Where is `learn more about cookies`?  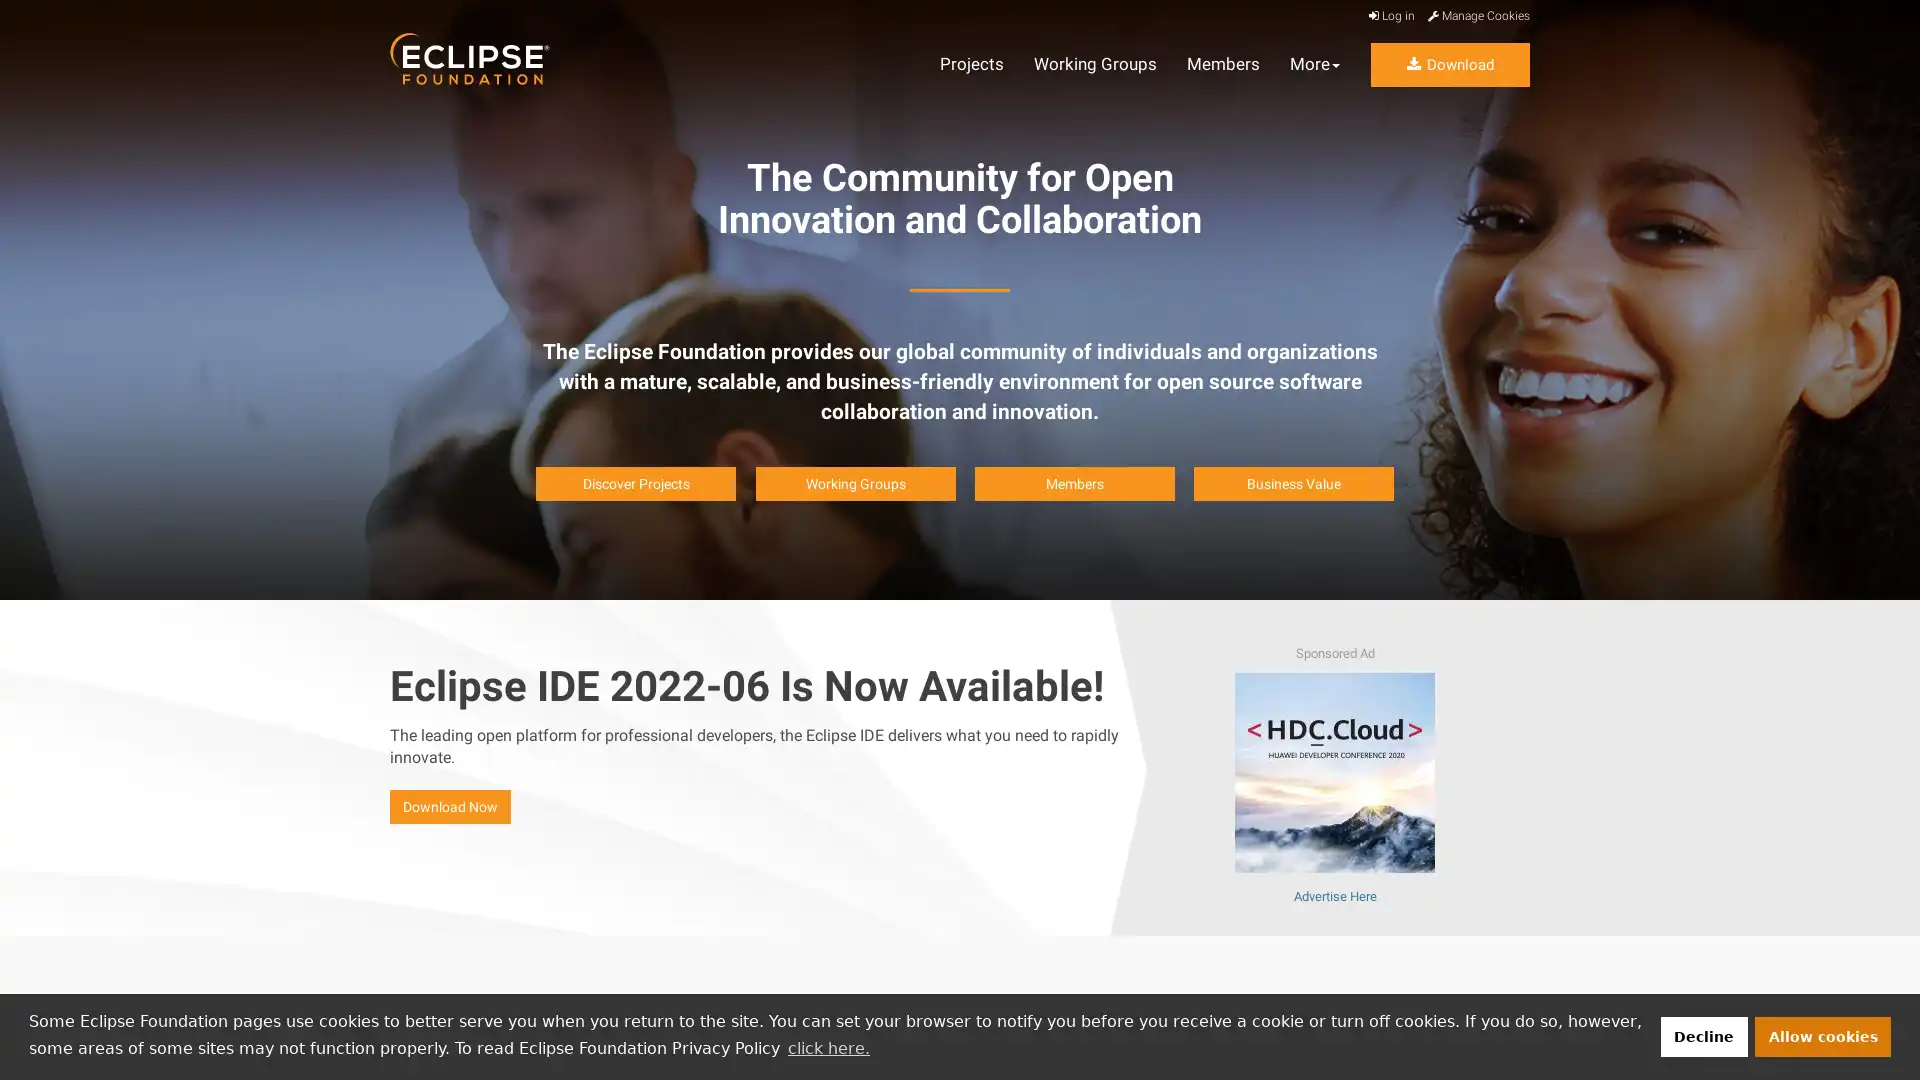
learn more about cookies is located at coordinates (828, 1047).